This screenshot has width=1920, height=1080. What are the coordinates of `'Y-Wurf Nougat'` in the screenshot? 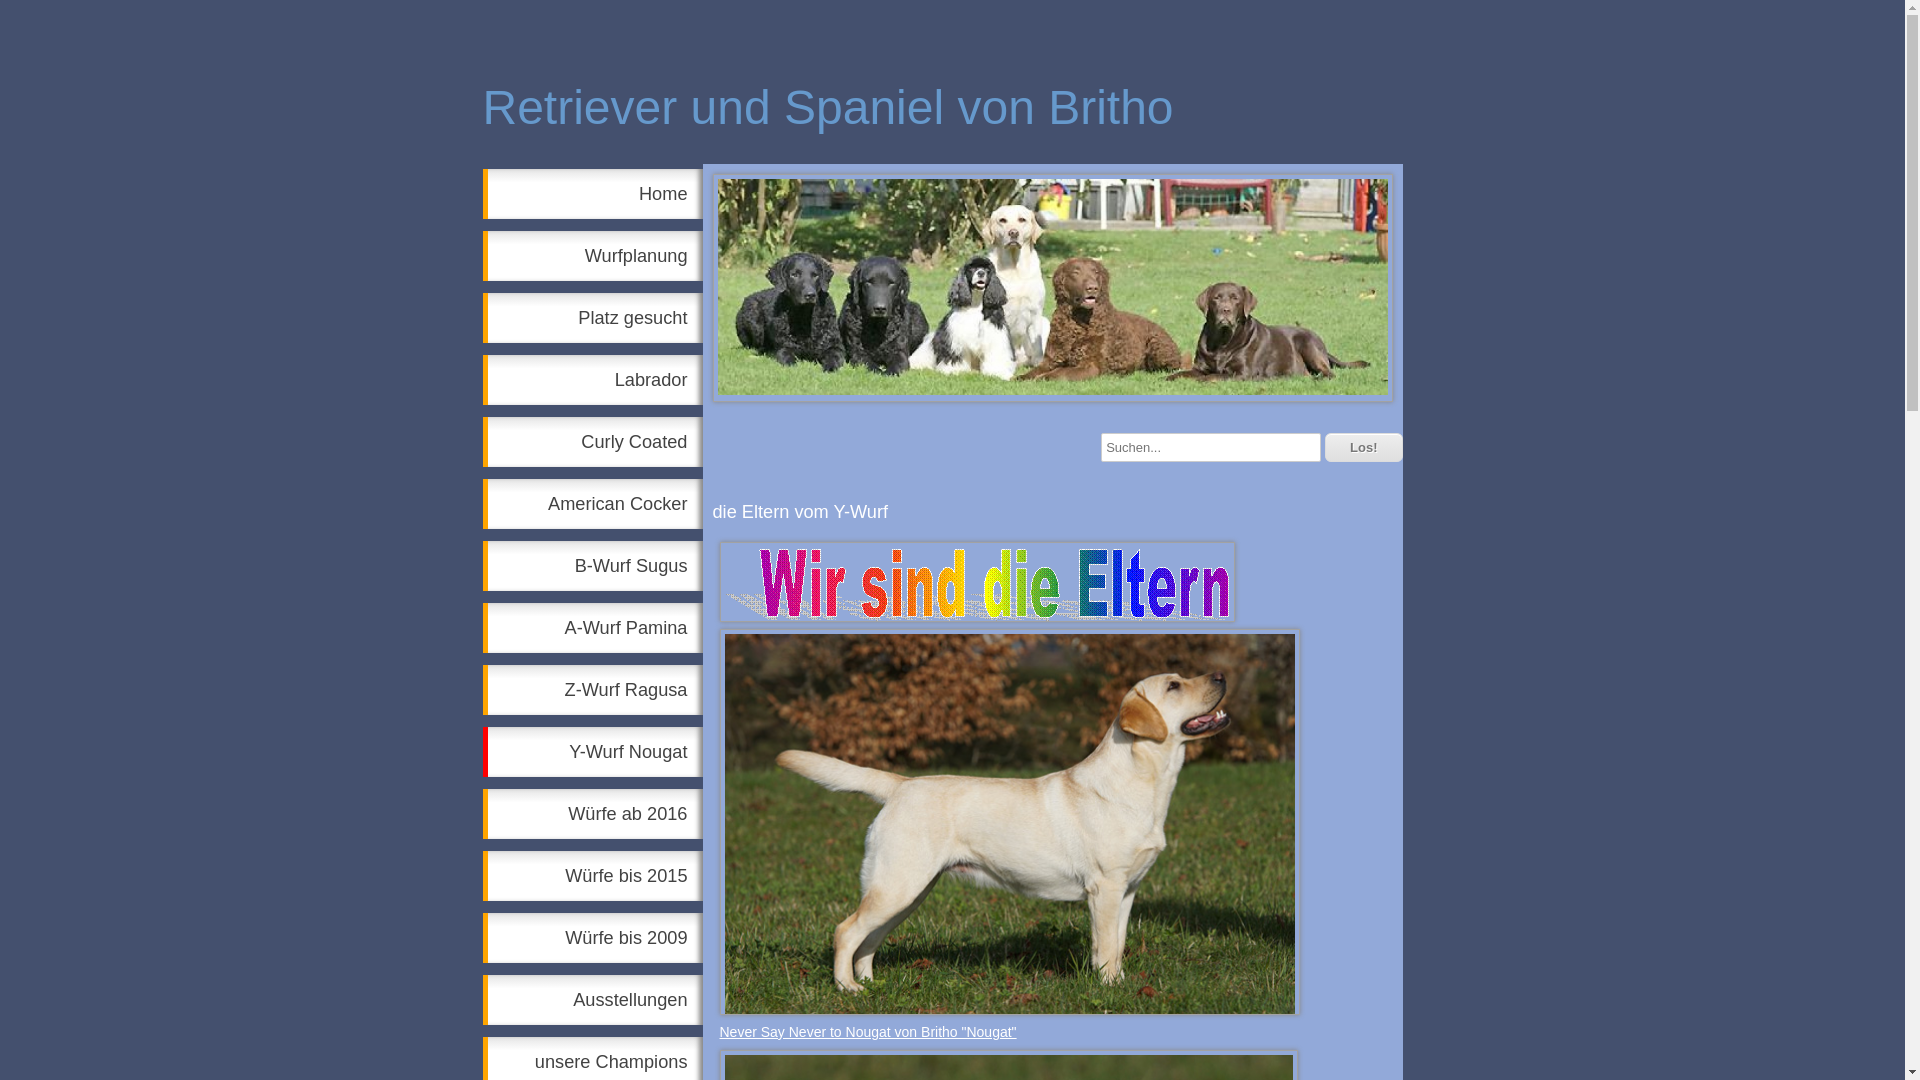 It's located at (590, 752).